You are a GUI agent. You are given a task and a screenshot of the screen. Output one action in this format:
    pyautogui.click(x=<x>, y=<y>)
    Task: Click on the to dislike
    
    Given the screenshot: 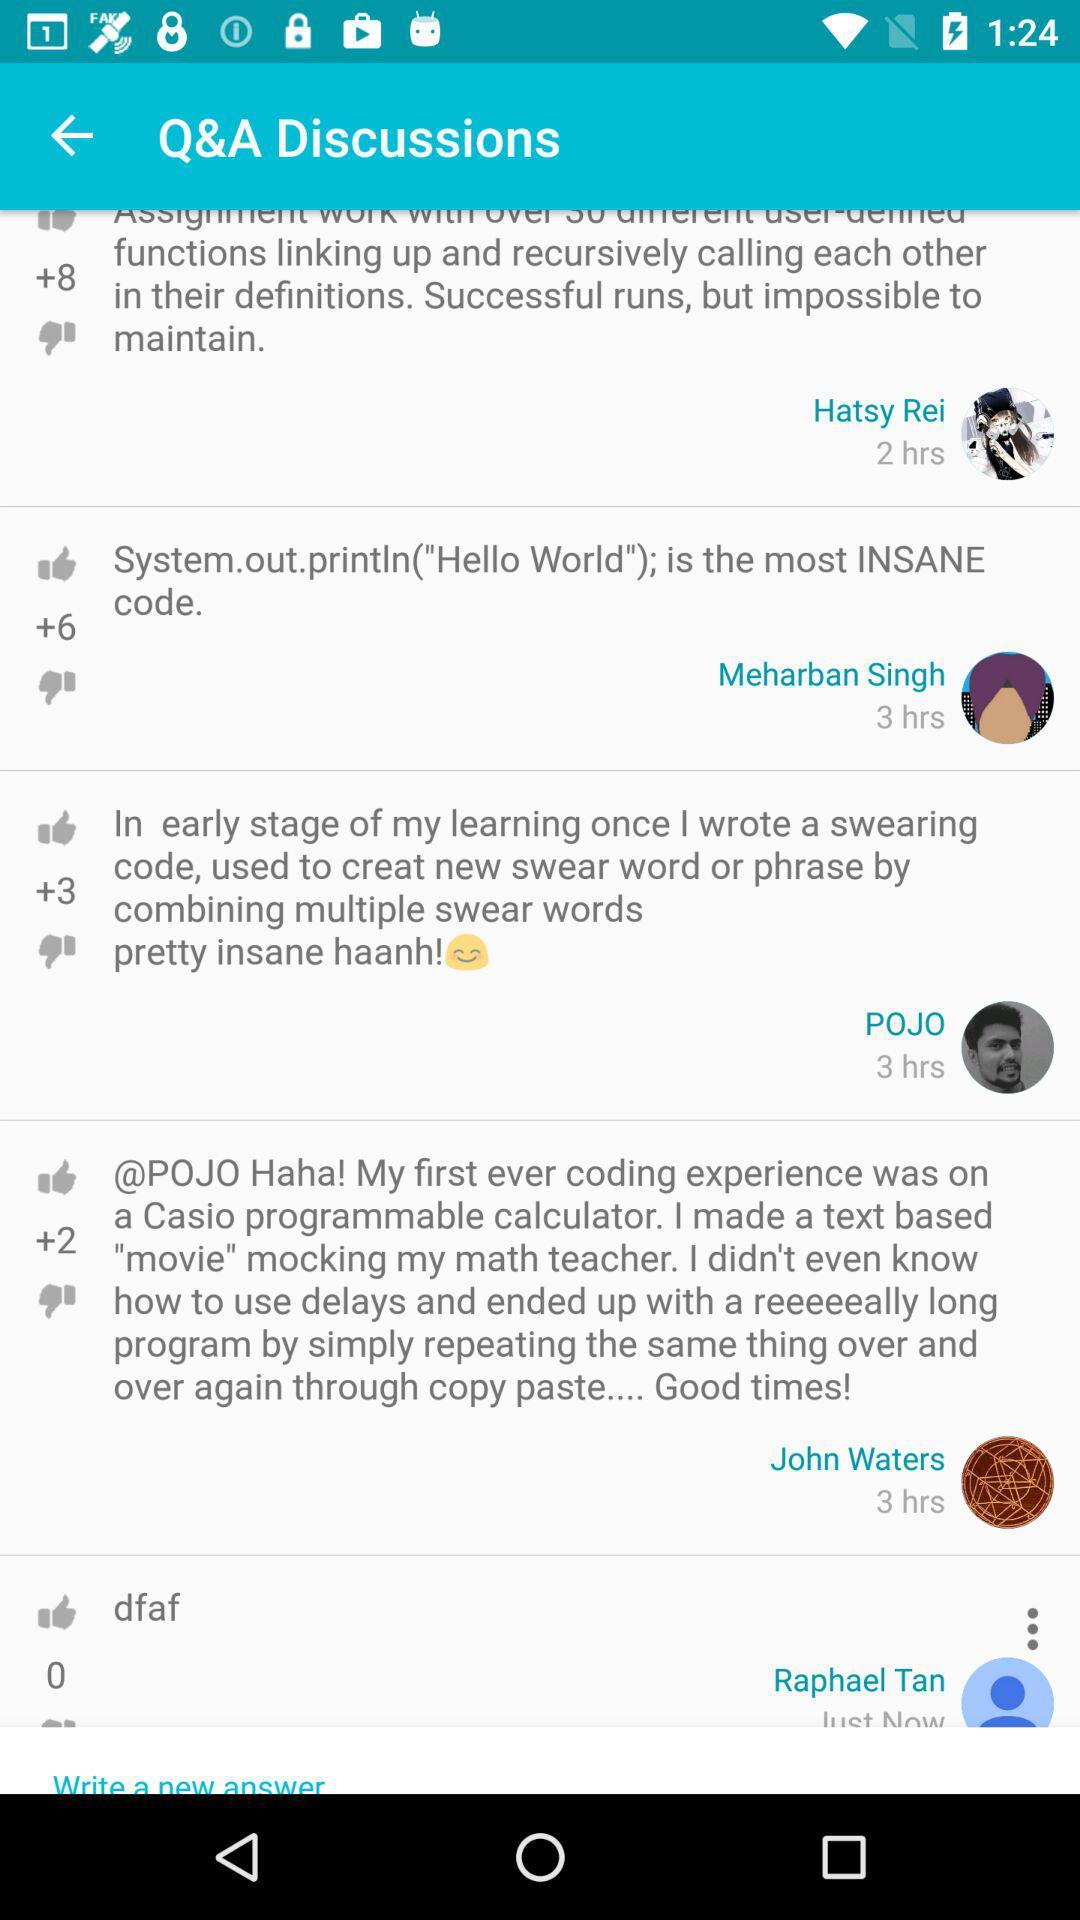 What is the action you would take?
    pyautogui.click(x=55, y=950)
    